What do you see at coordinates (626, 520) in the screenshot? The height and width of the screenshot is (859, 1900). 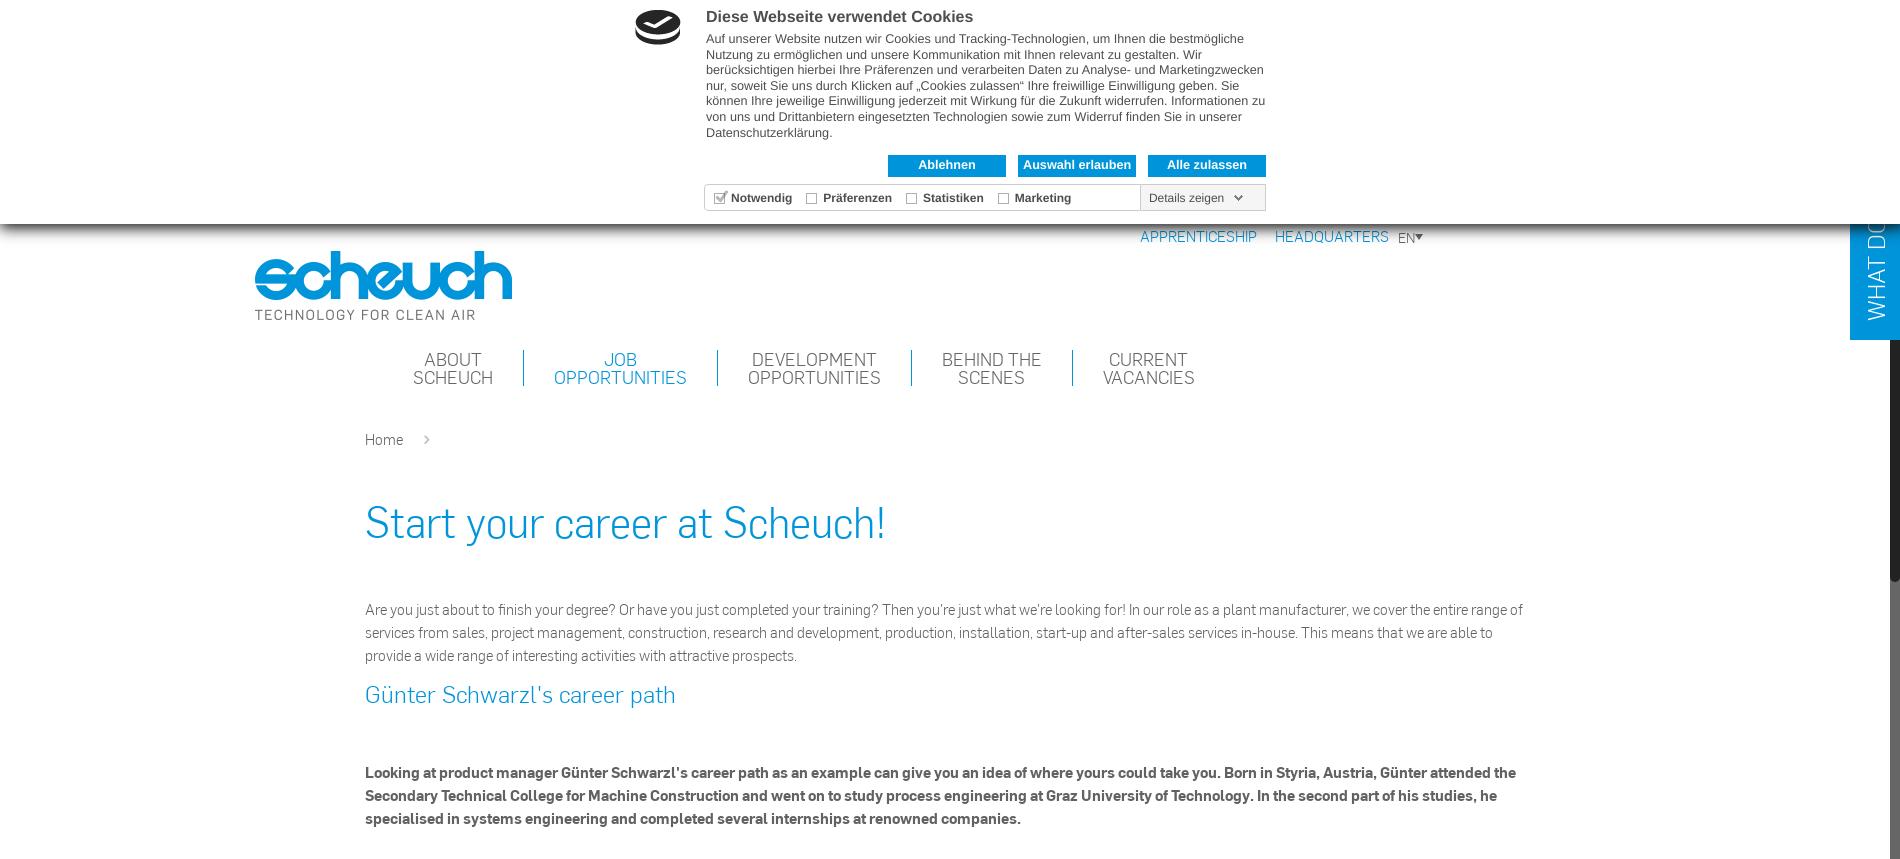 I see `'Start your career at Scheuch!'` at bounding box center [626, 520].